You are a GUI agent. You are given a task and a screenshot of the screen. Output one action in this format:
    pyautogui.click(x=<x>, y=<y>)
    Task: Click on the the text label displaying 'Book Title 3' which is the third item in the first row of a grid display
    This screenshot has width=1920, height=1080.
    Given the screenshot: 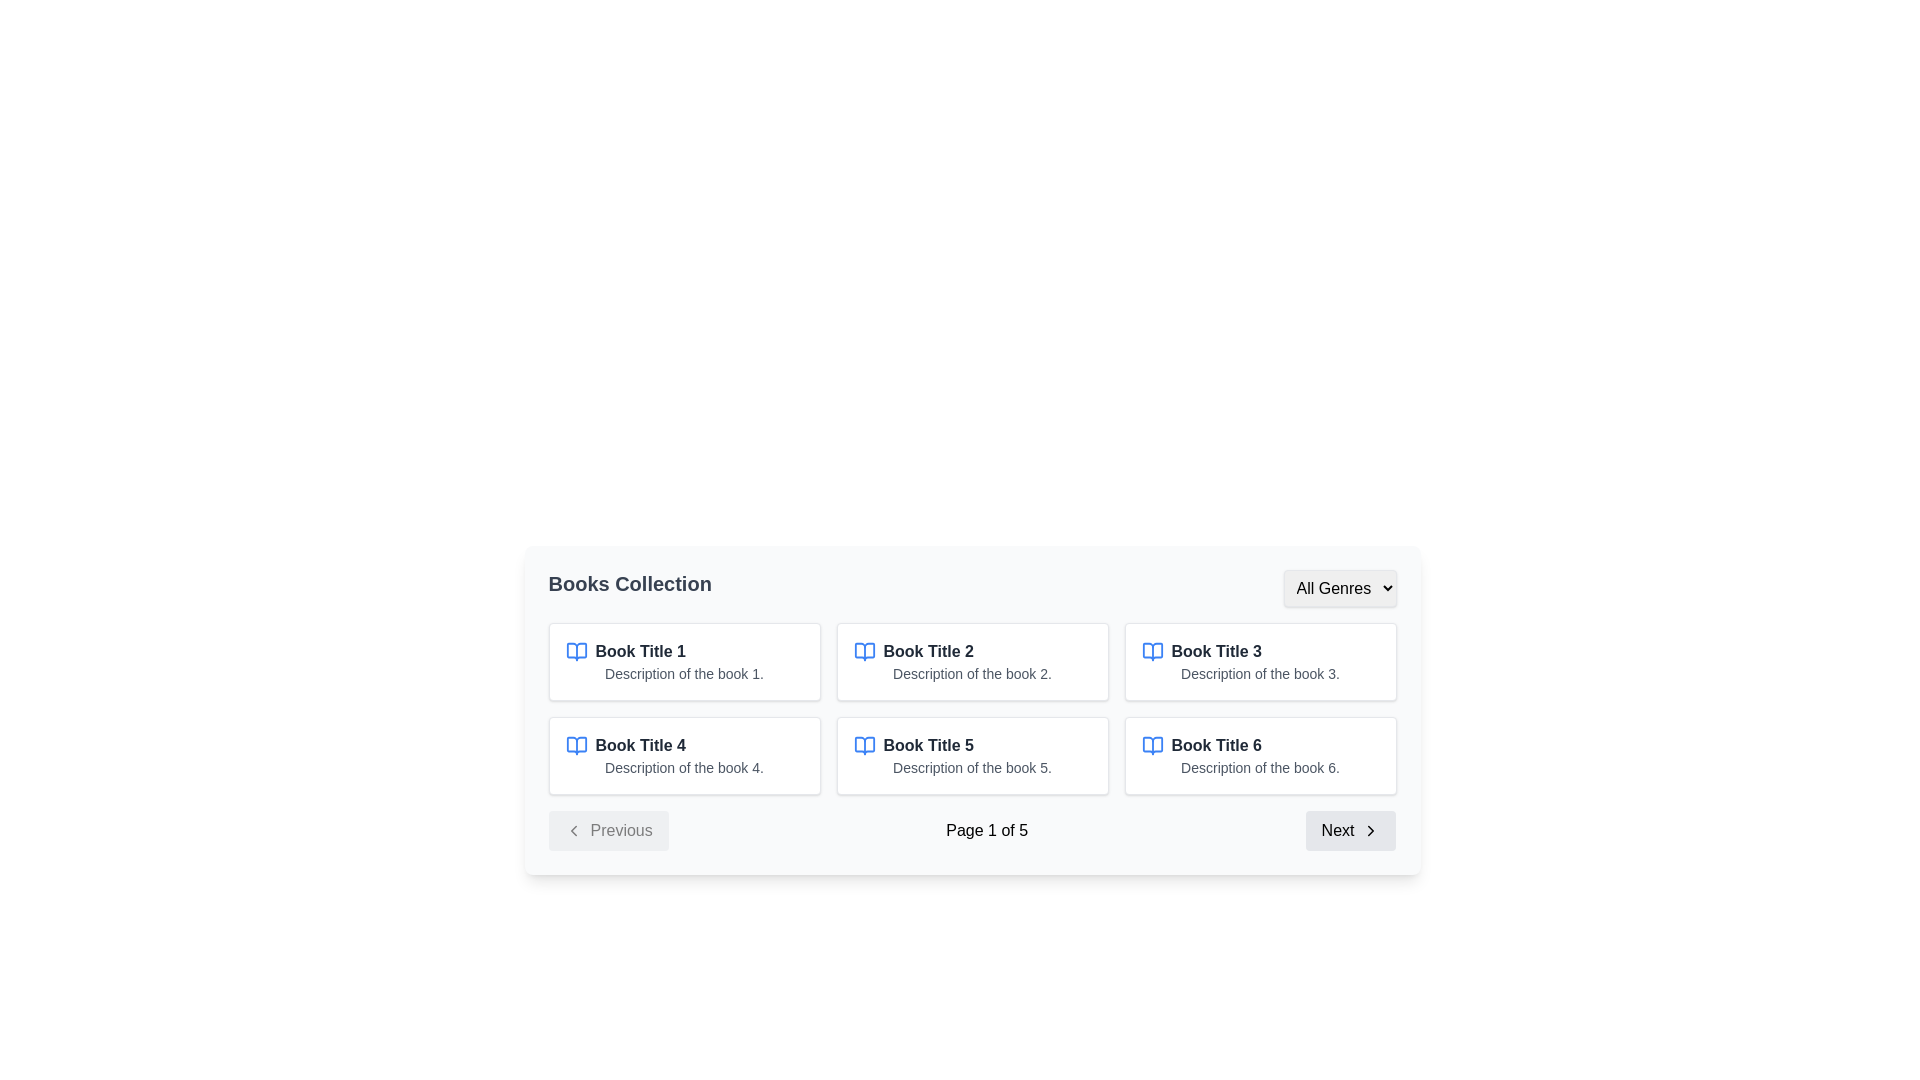 What is the action you would take?
    pyautogui.click(x=1215, y=651)
    